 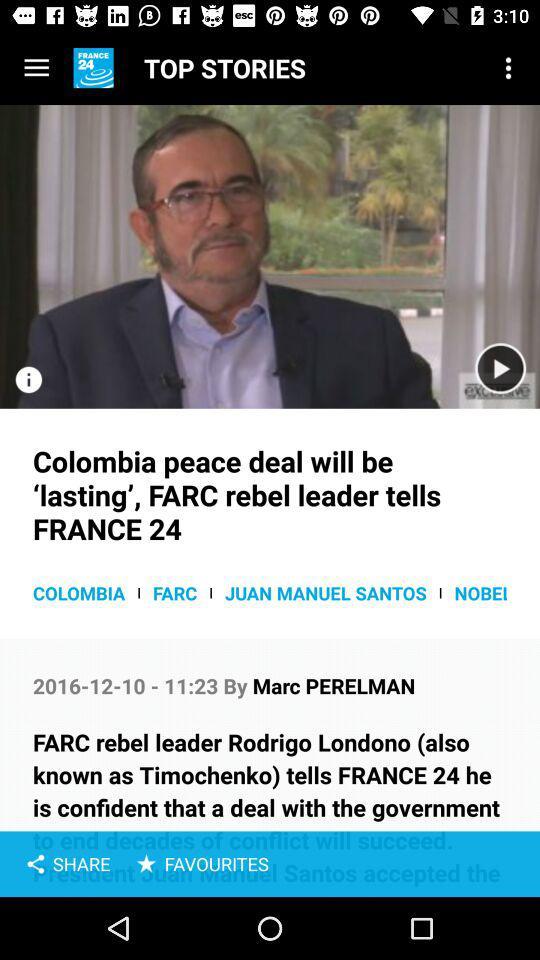 I want to click on video, so click(x=270, y=255).